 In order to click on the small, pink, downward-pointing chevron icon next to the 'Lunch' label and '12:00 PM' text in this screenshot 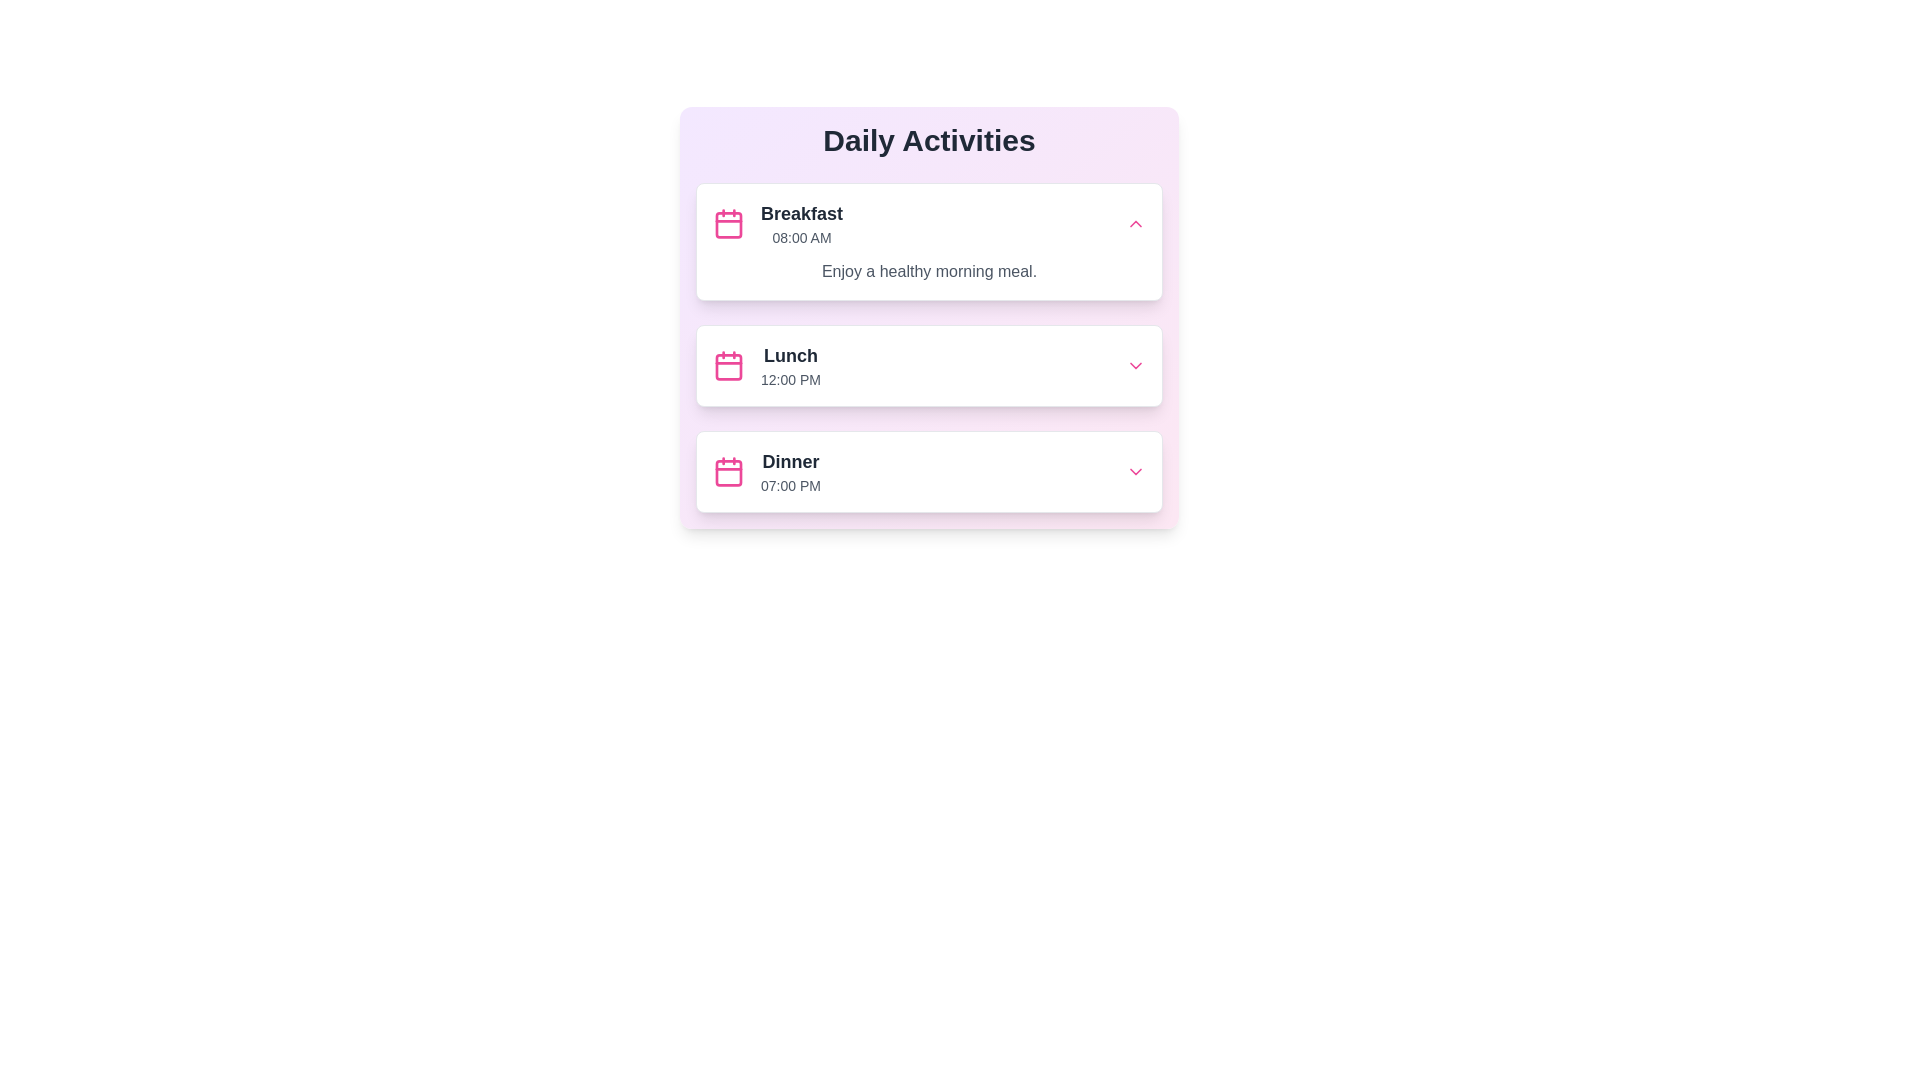, I will do `click(1136, 366)`.